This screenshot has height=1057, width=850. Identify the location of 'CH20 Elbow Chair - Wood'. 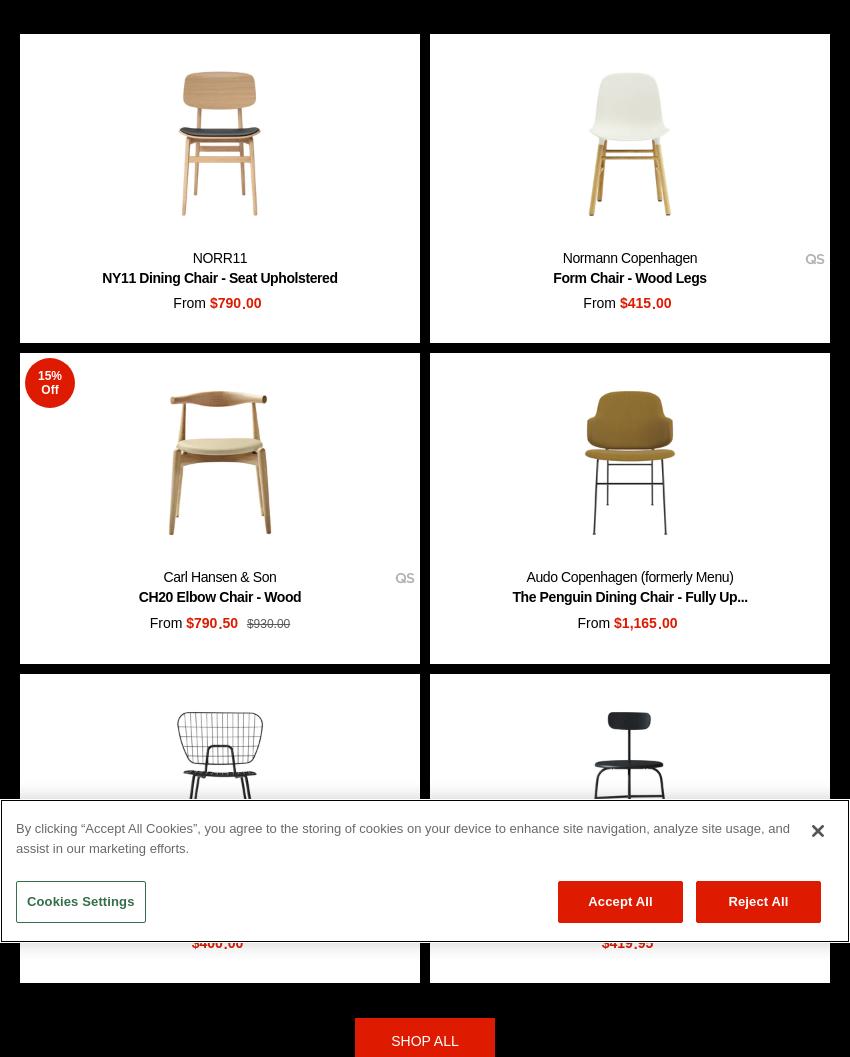
(219, 595).